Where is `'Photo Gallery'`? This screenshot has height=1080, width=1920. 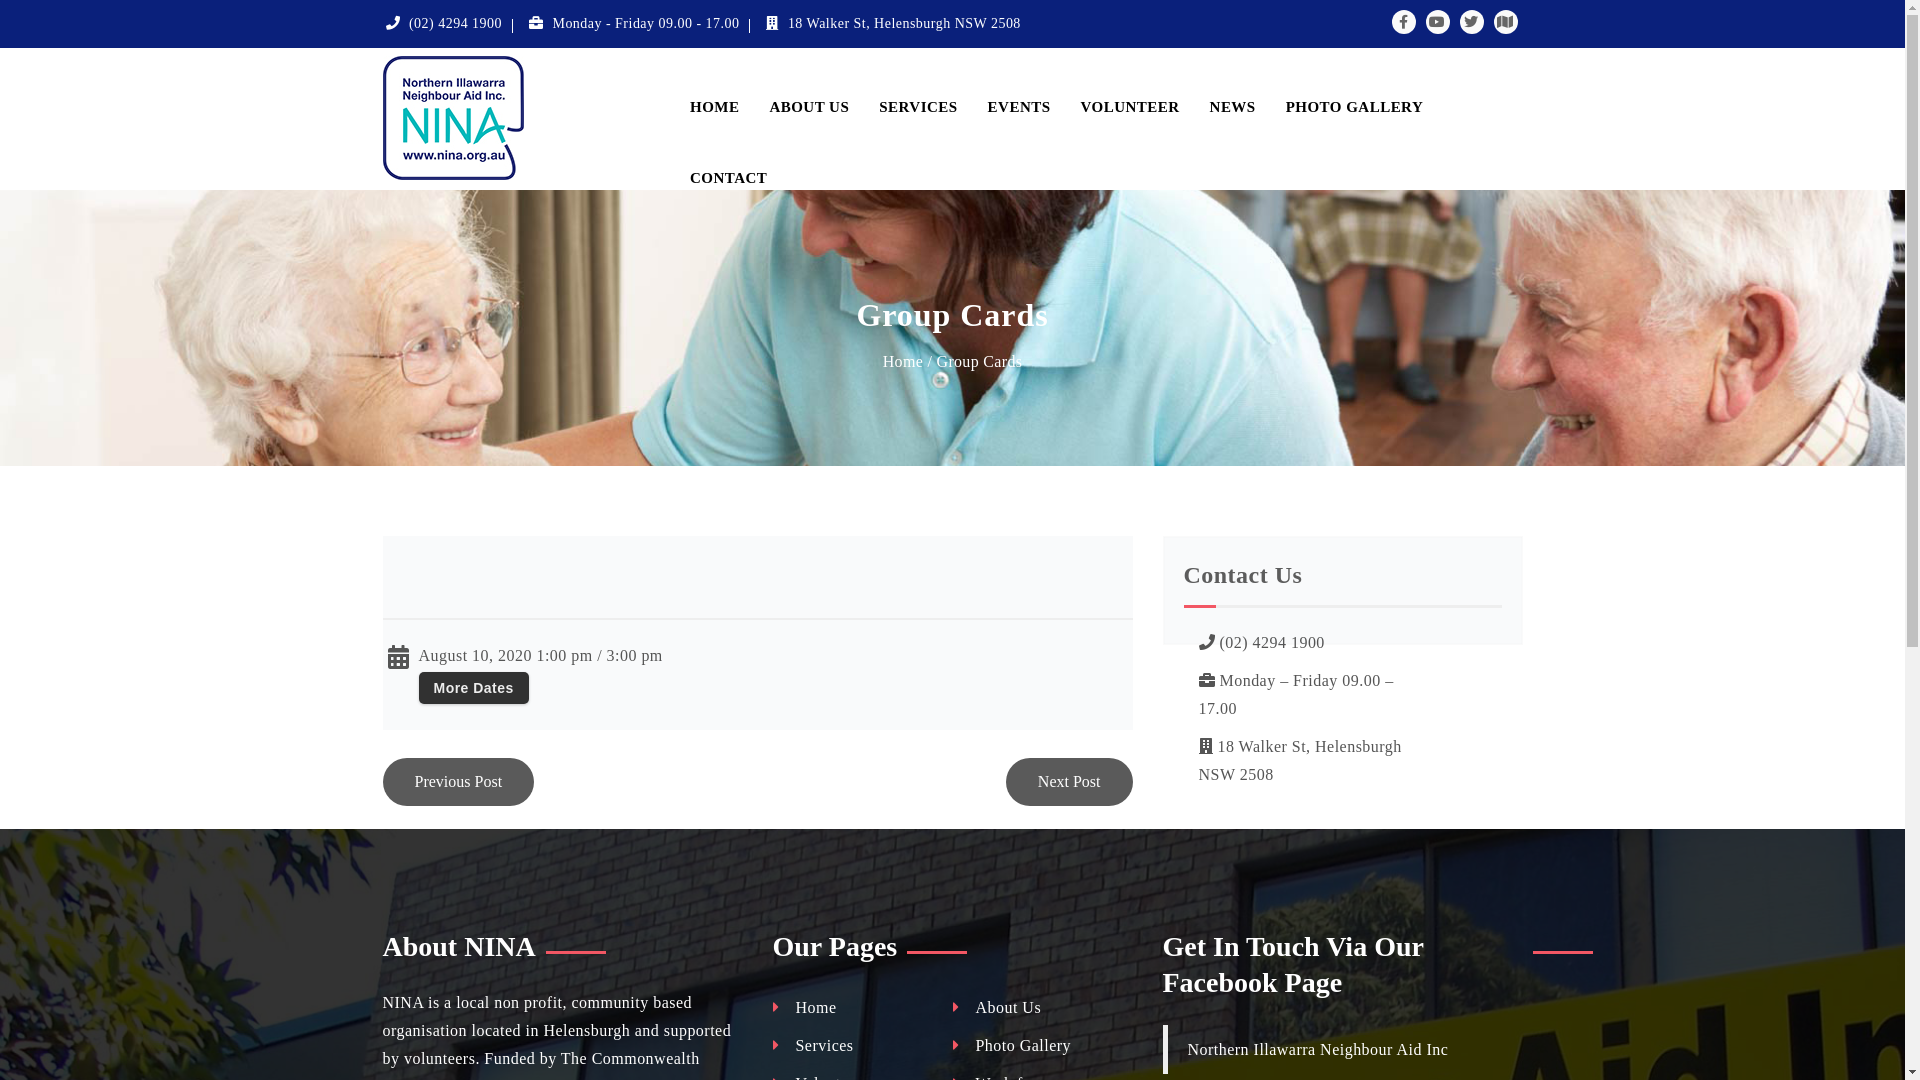 'Photo Gallery' is located at coordinates (1011, 1044).